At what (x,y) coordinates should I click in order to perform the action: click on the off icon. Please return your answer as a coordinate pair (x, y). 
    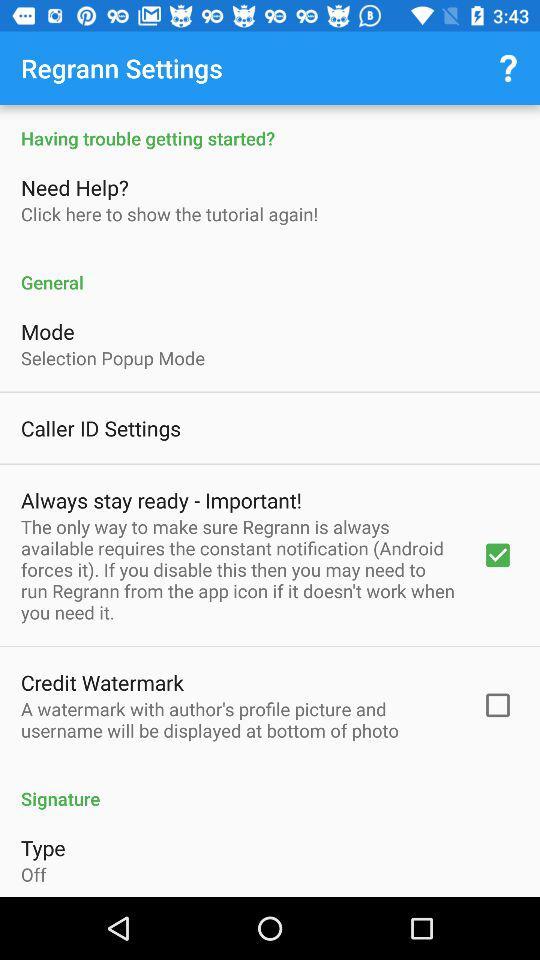
    Looking at the image, I should click on (32, 873).